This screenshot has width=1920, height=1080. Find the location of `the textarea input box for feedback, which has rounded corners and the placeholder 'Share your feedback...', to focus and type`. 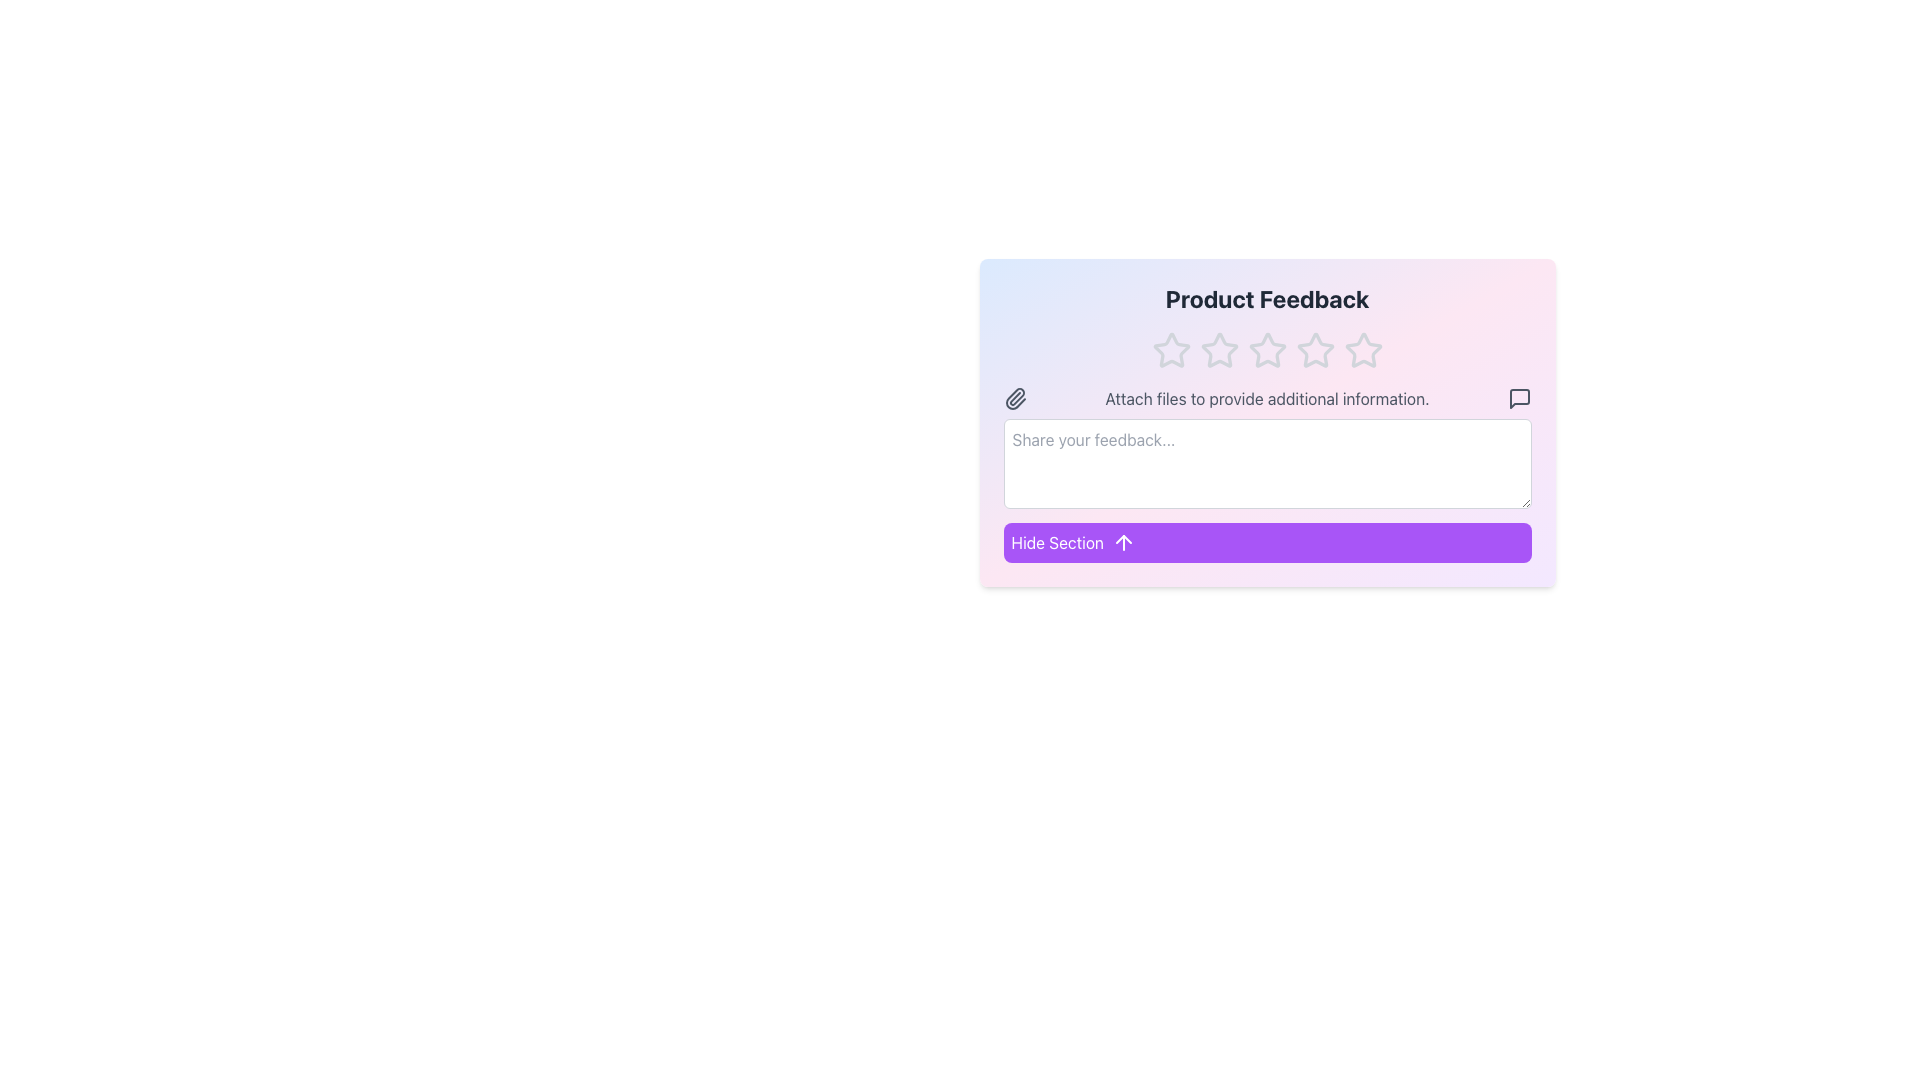

the textarea input box for feedback, which has rounded corners and the placeholder 'Share your feedback...', to focus and type is located at coordinates (1266, 463).